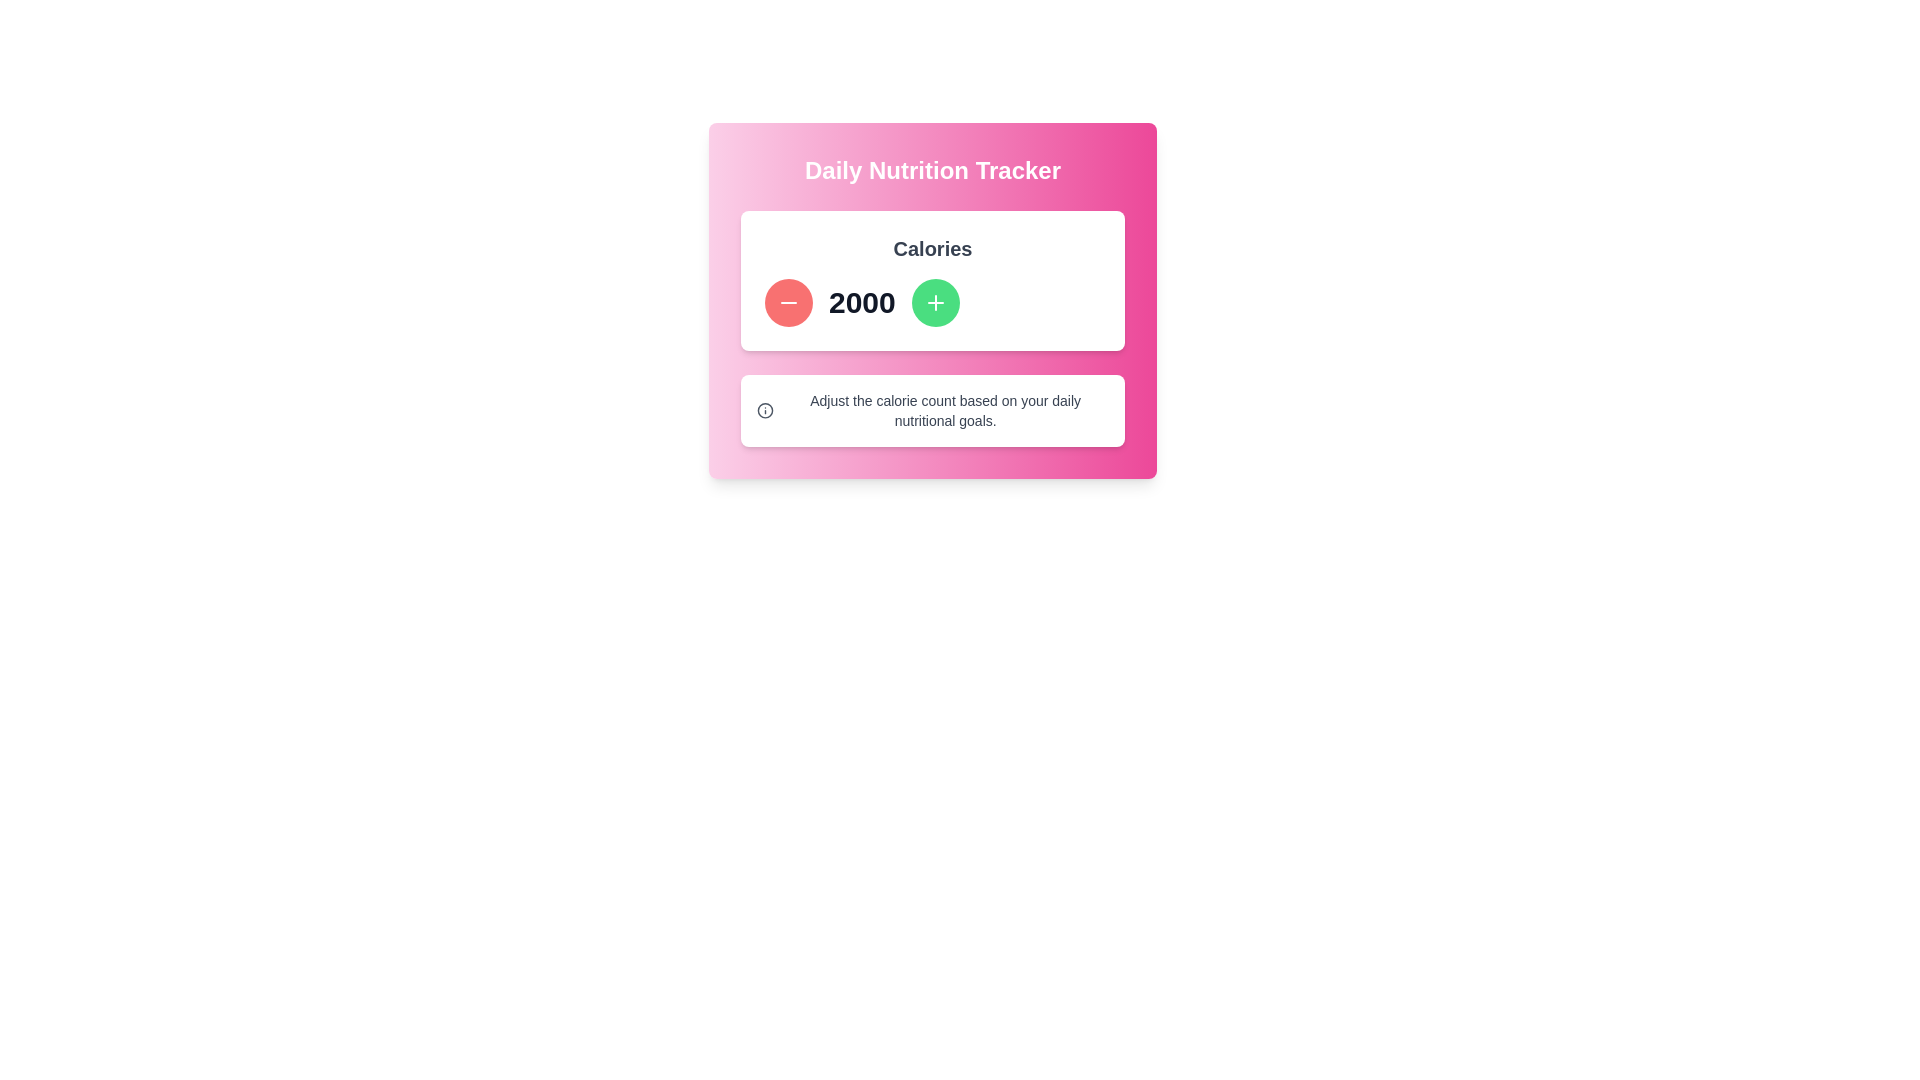  What do you see at coordinates (944, 410) in the screenshot?
I see `the static informational text that provides guidance about adjusting calorie counts, which is located within a white card beneath the calorie information section and right-aligned with an icon` at bounding box center [944, 410].